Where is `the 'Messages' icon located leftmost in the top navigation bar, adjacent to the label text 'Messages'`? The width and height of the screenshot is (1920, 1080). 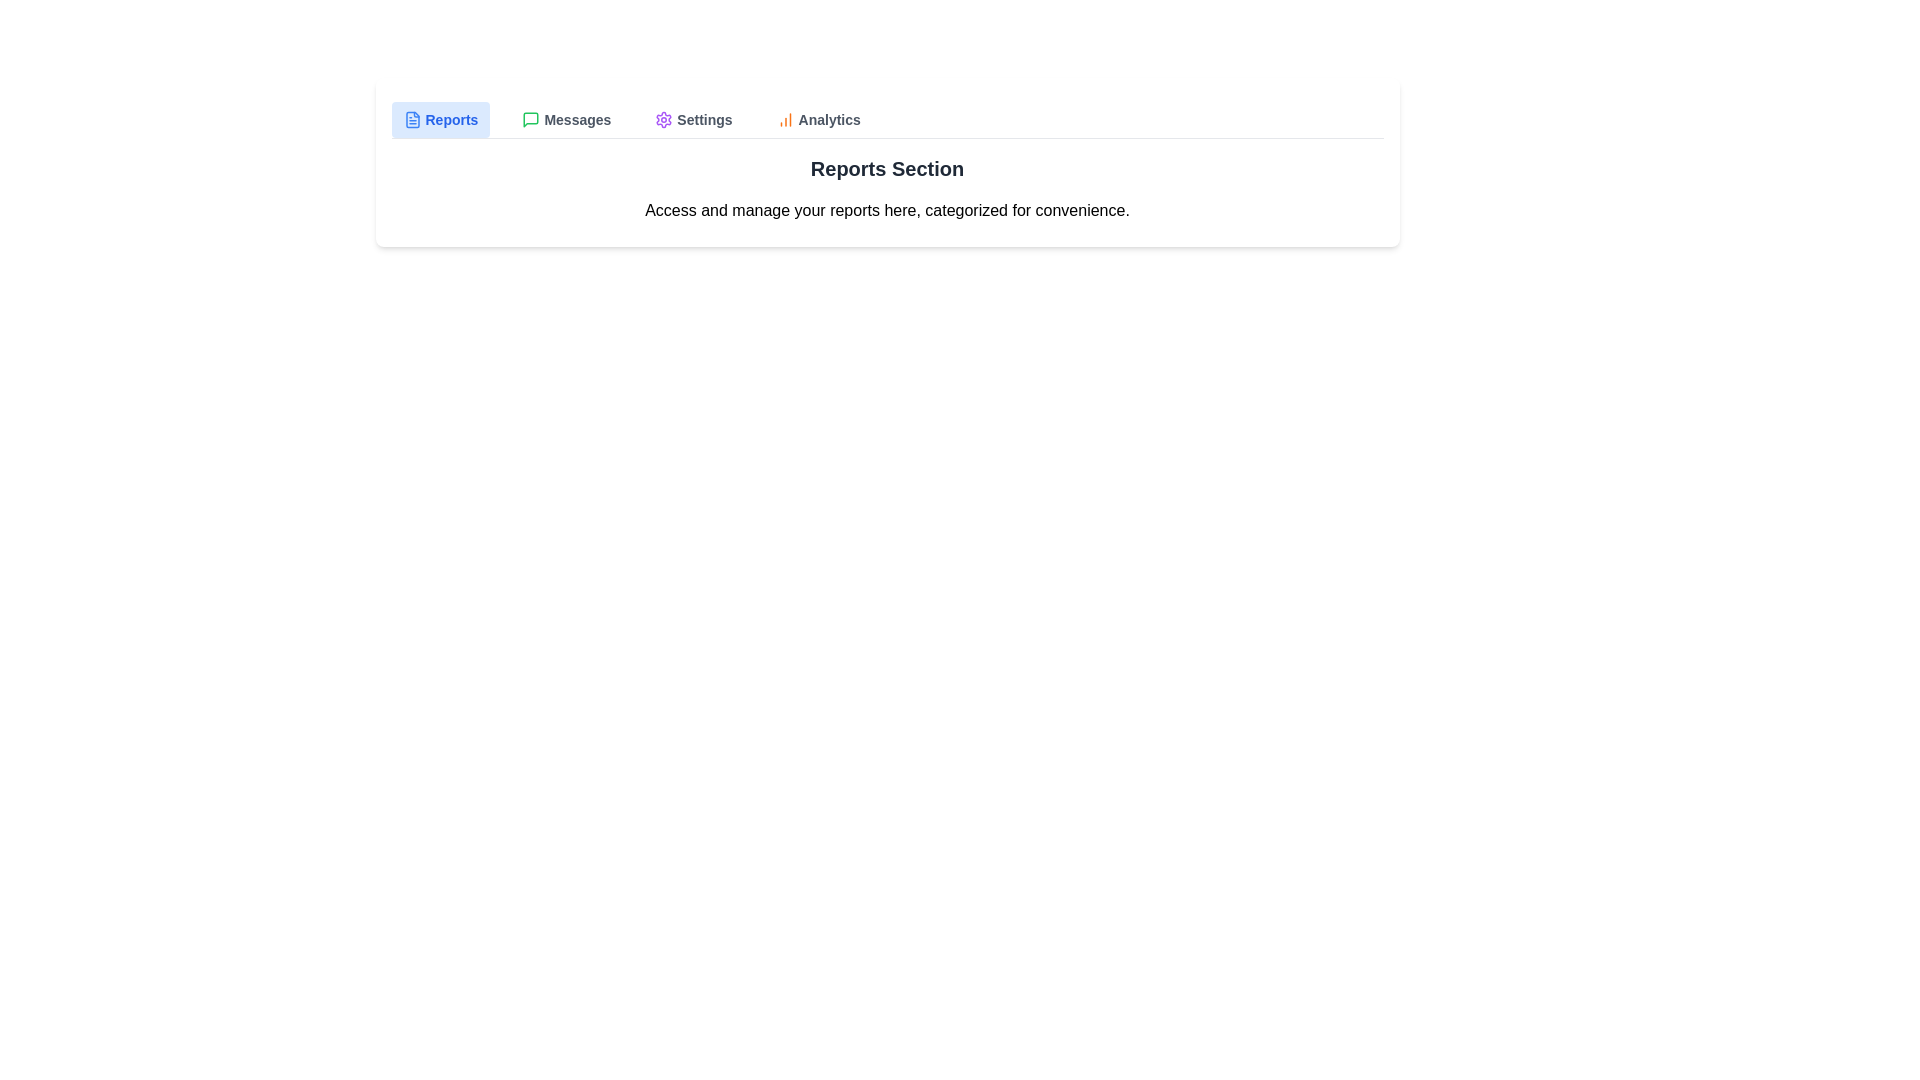
the 'Messages' icon located leftmost in the top navigation bar, adjacent to the label text 'Messages' is located at coordinates (531, 119).